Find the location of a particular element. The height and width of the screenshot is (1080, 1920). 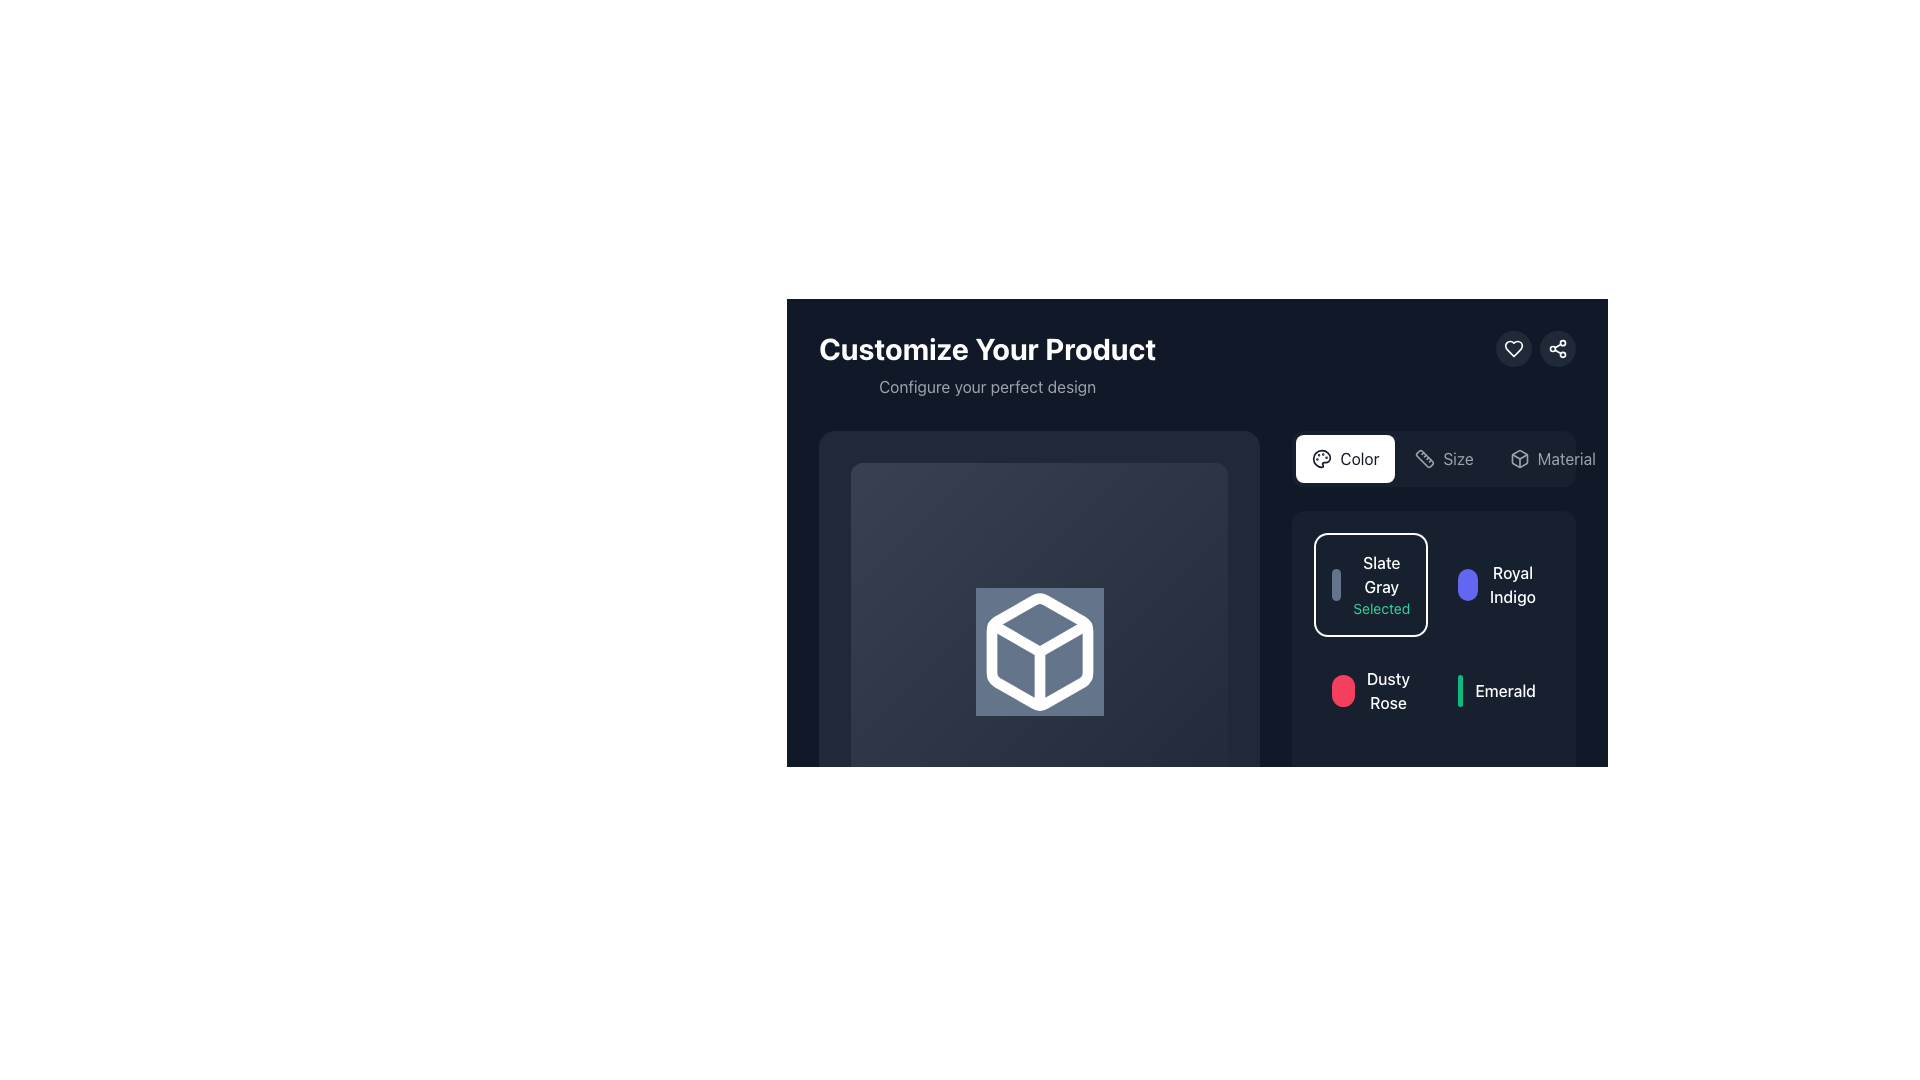

the circular share icon with a dark gray background located in the top-right corner of the interface is located at coordinates (1557, 347).